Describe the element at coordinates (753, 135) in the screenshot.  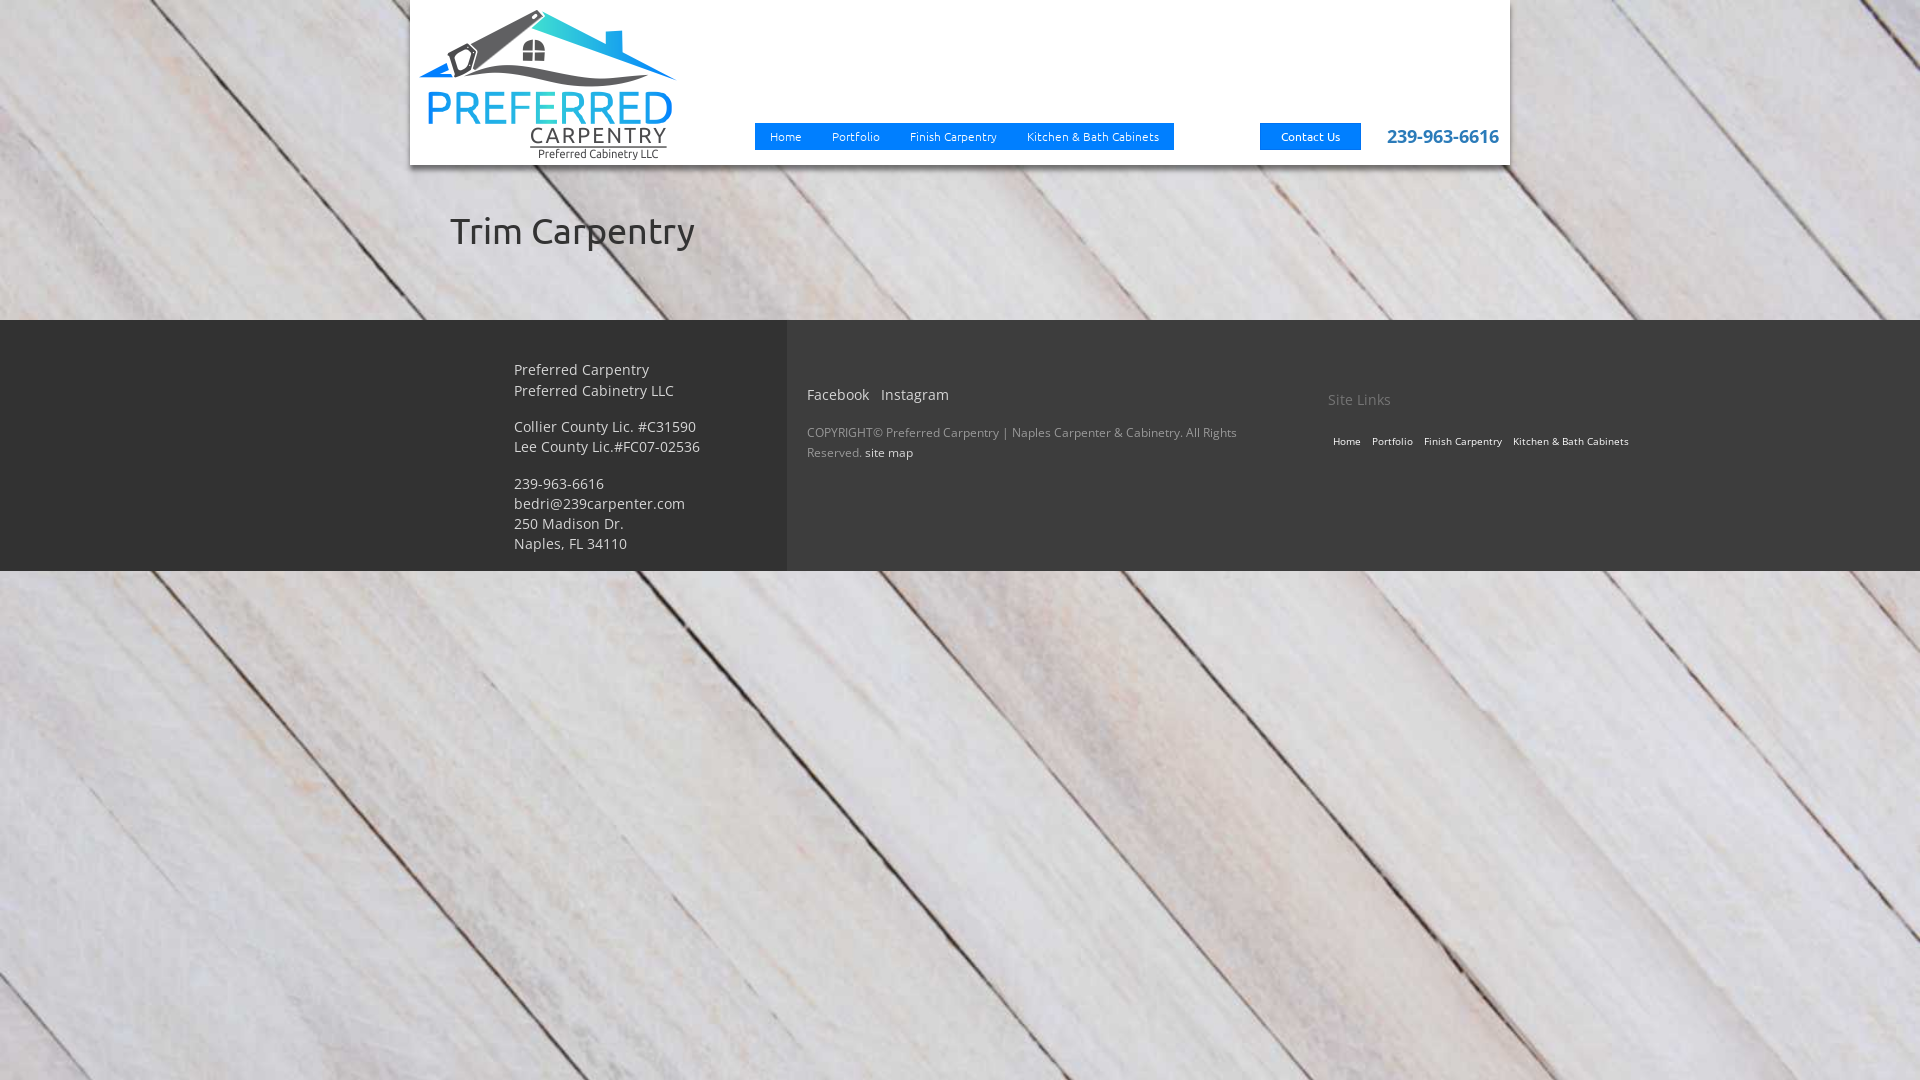
I see `'Home'` at that location.